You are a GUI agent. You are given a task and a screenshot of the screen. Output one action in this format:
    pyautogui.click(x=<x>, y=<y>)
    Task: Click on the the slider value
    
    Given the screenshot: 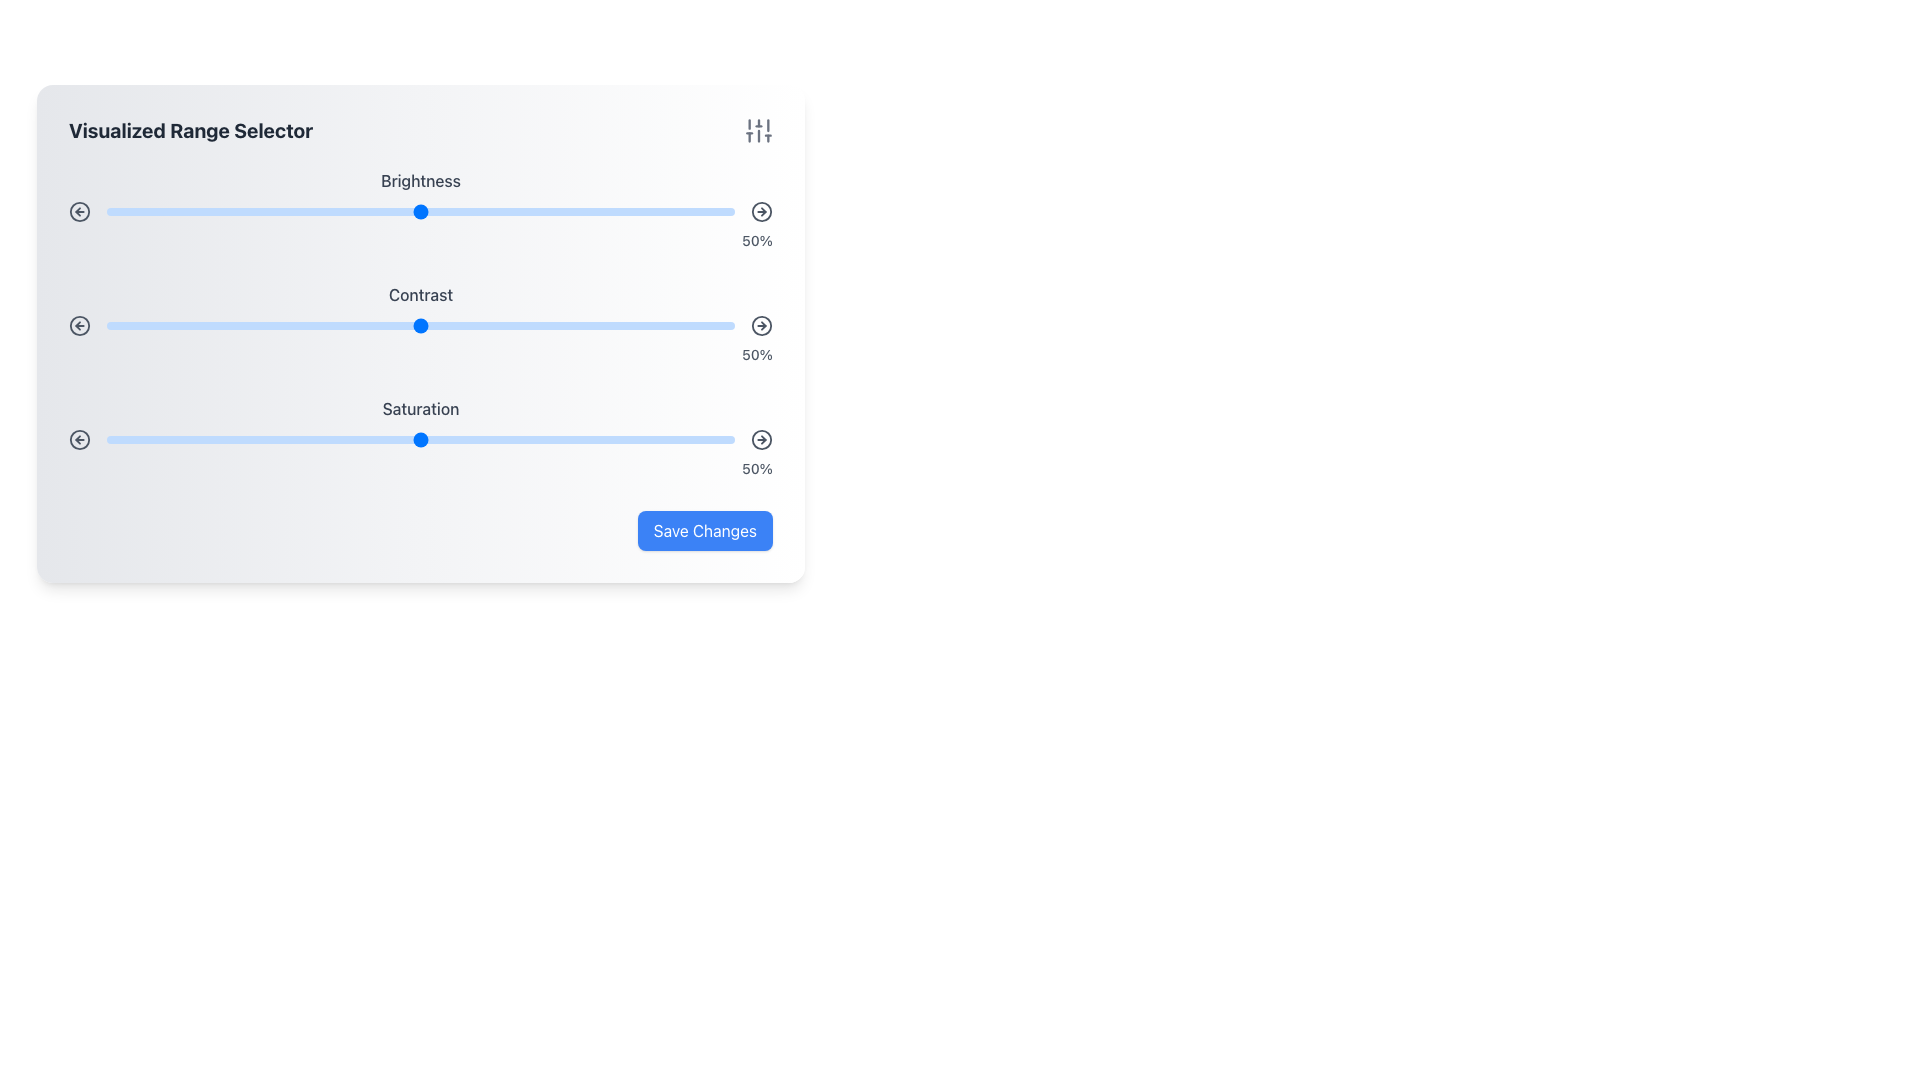 What is the action you would take?
    pyautogui.click(x=131, y=438)
    